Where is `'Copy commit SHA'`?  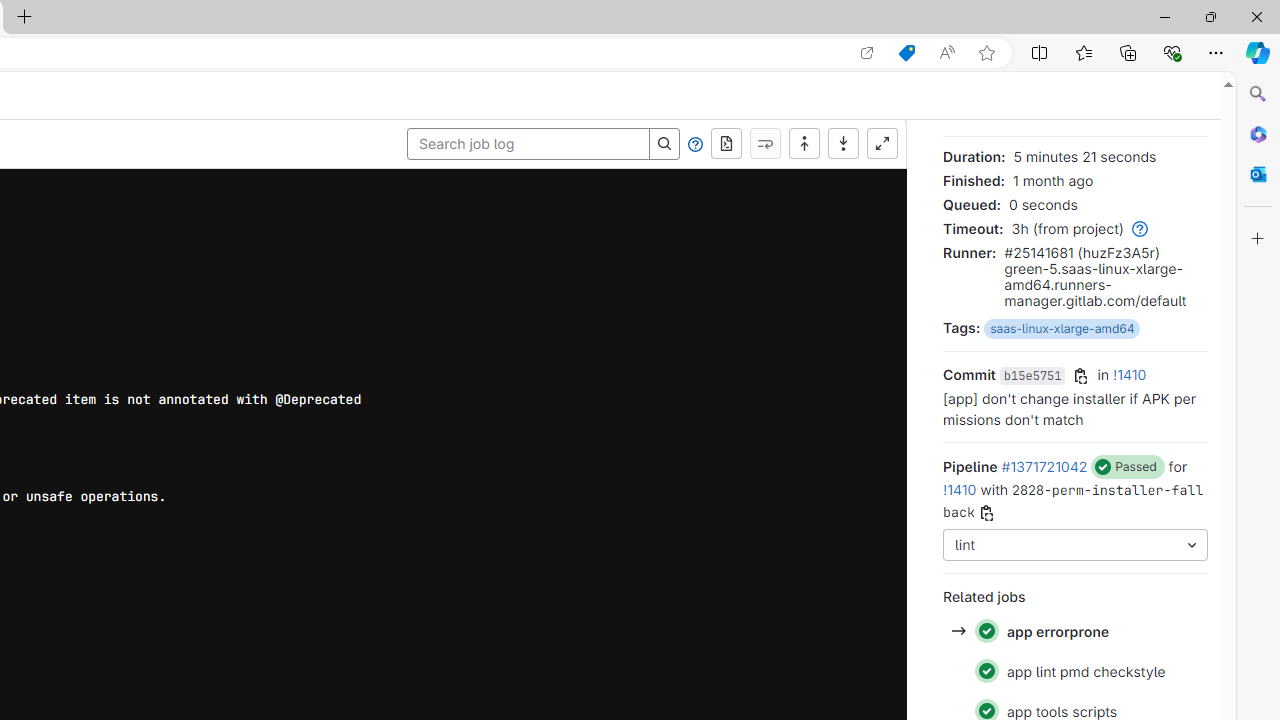
'Copy commit SHA' is located at coordinates (1080, 376).